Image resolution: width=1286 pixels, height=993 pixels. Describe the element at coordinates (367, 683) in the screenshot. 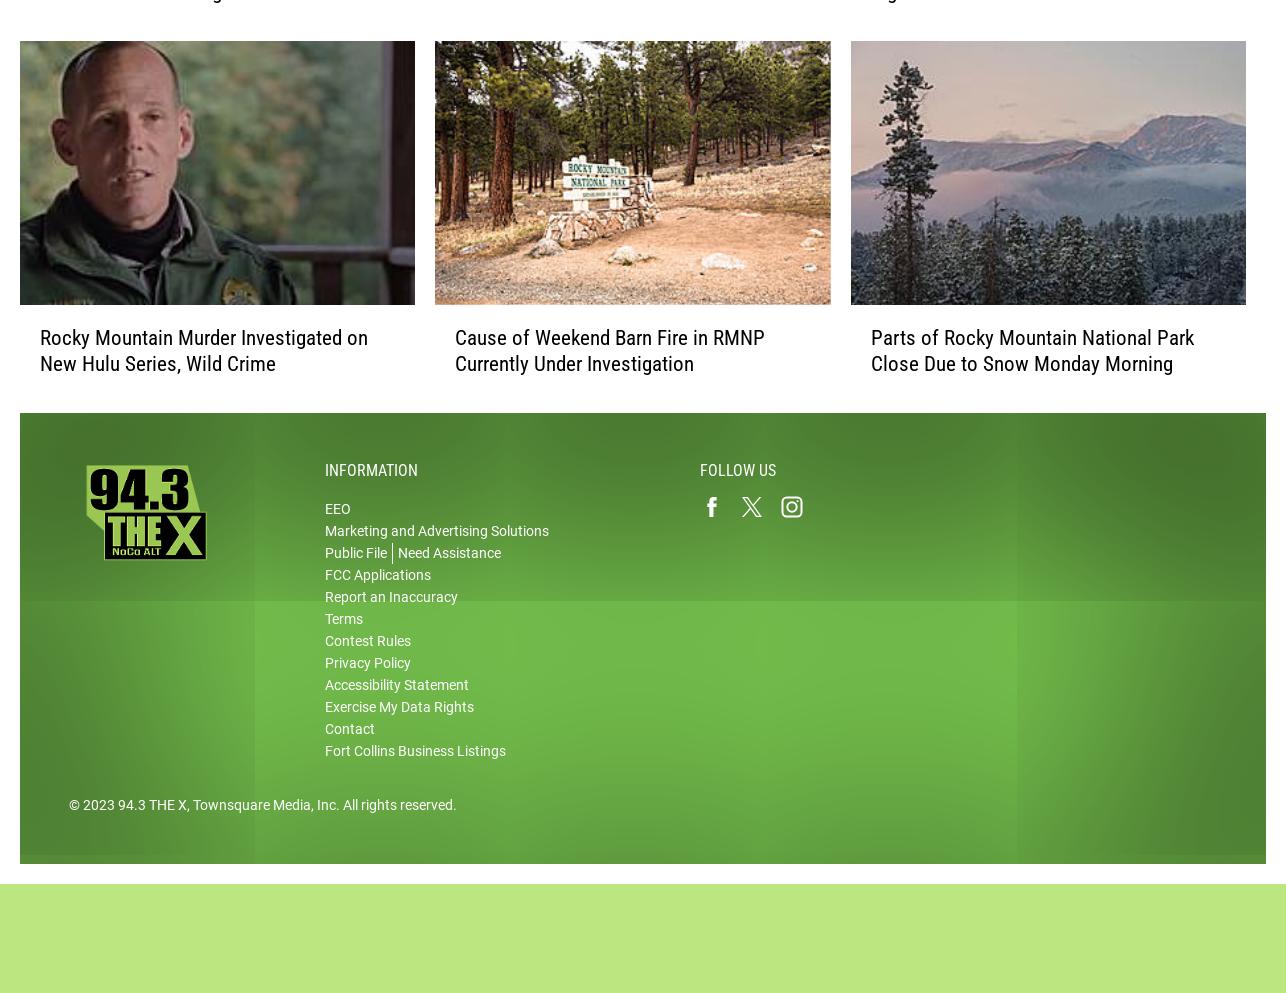

I see `'Privacy Policy'` at that location.